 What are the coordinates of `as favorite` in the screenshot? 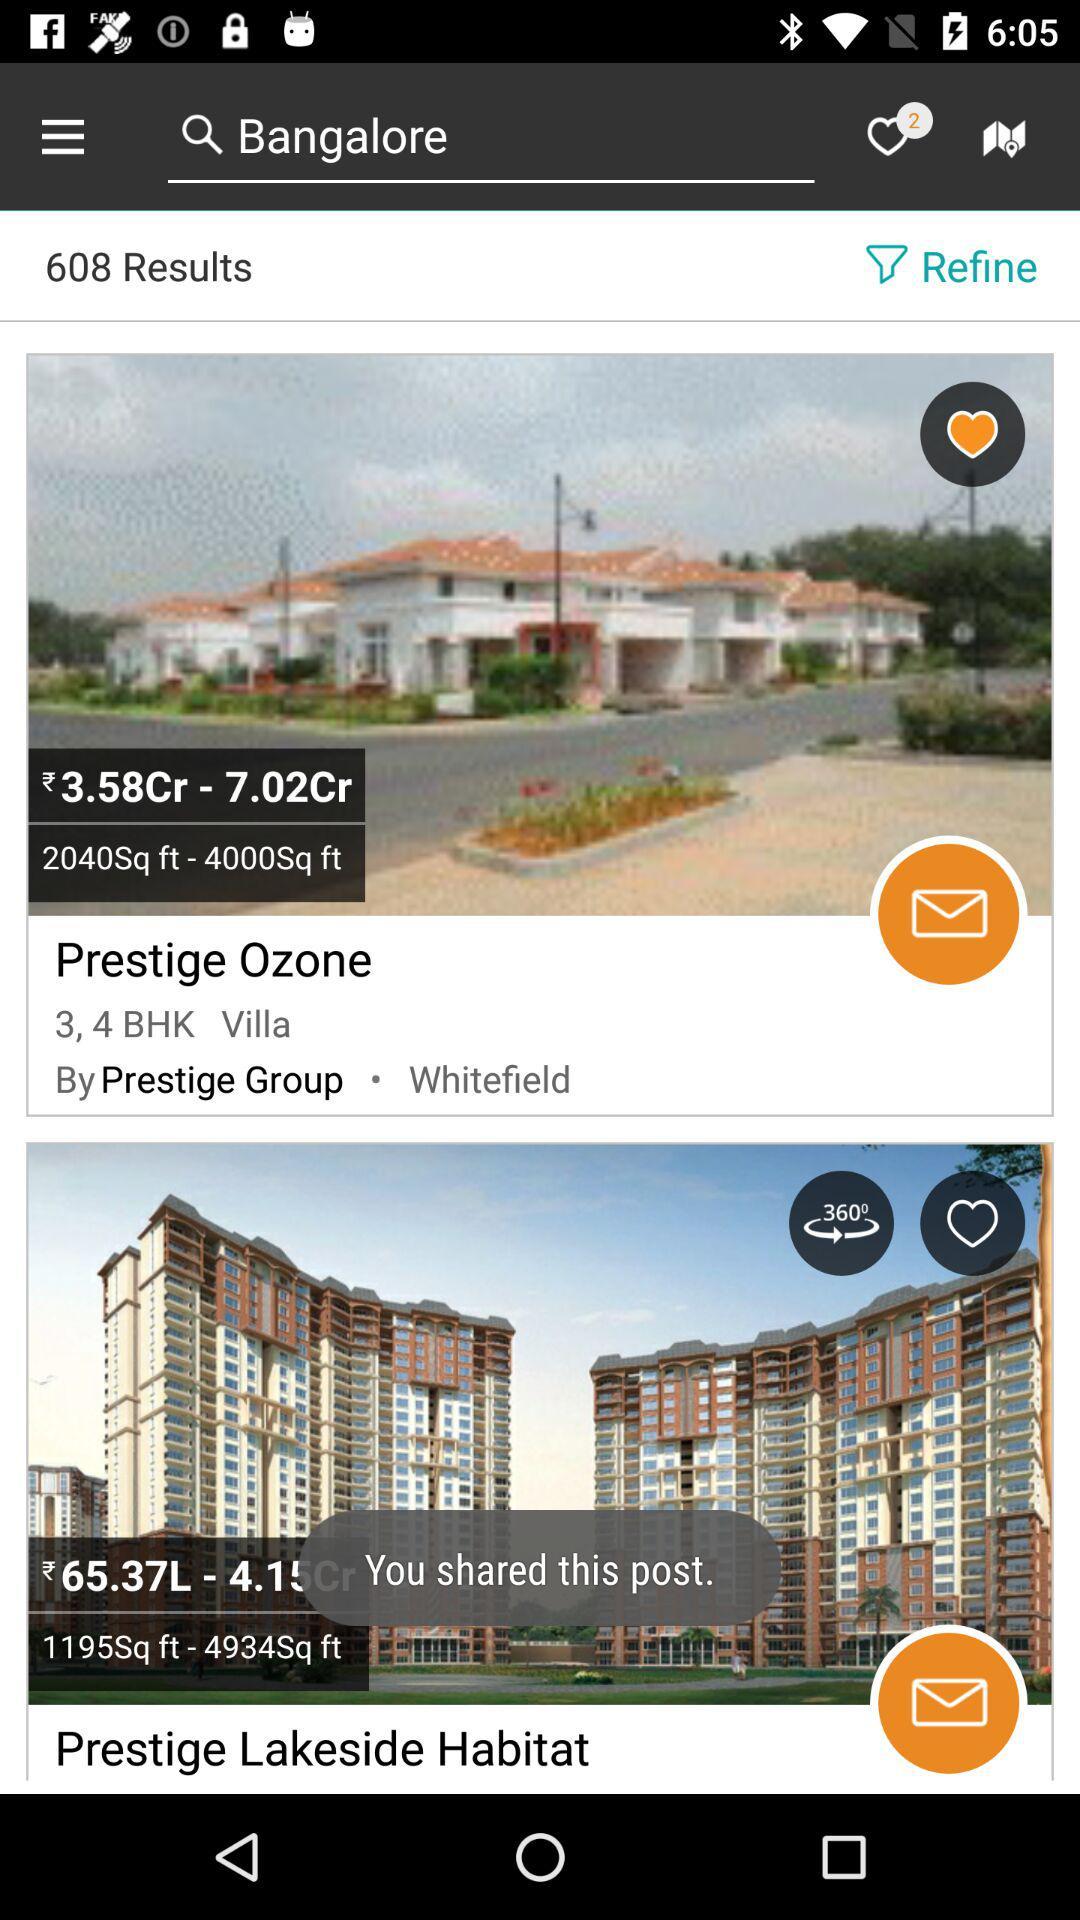 It's located at (971, 433).